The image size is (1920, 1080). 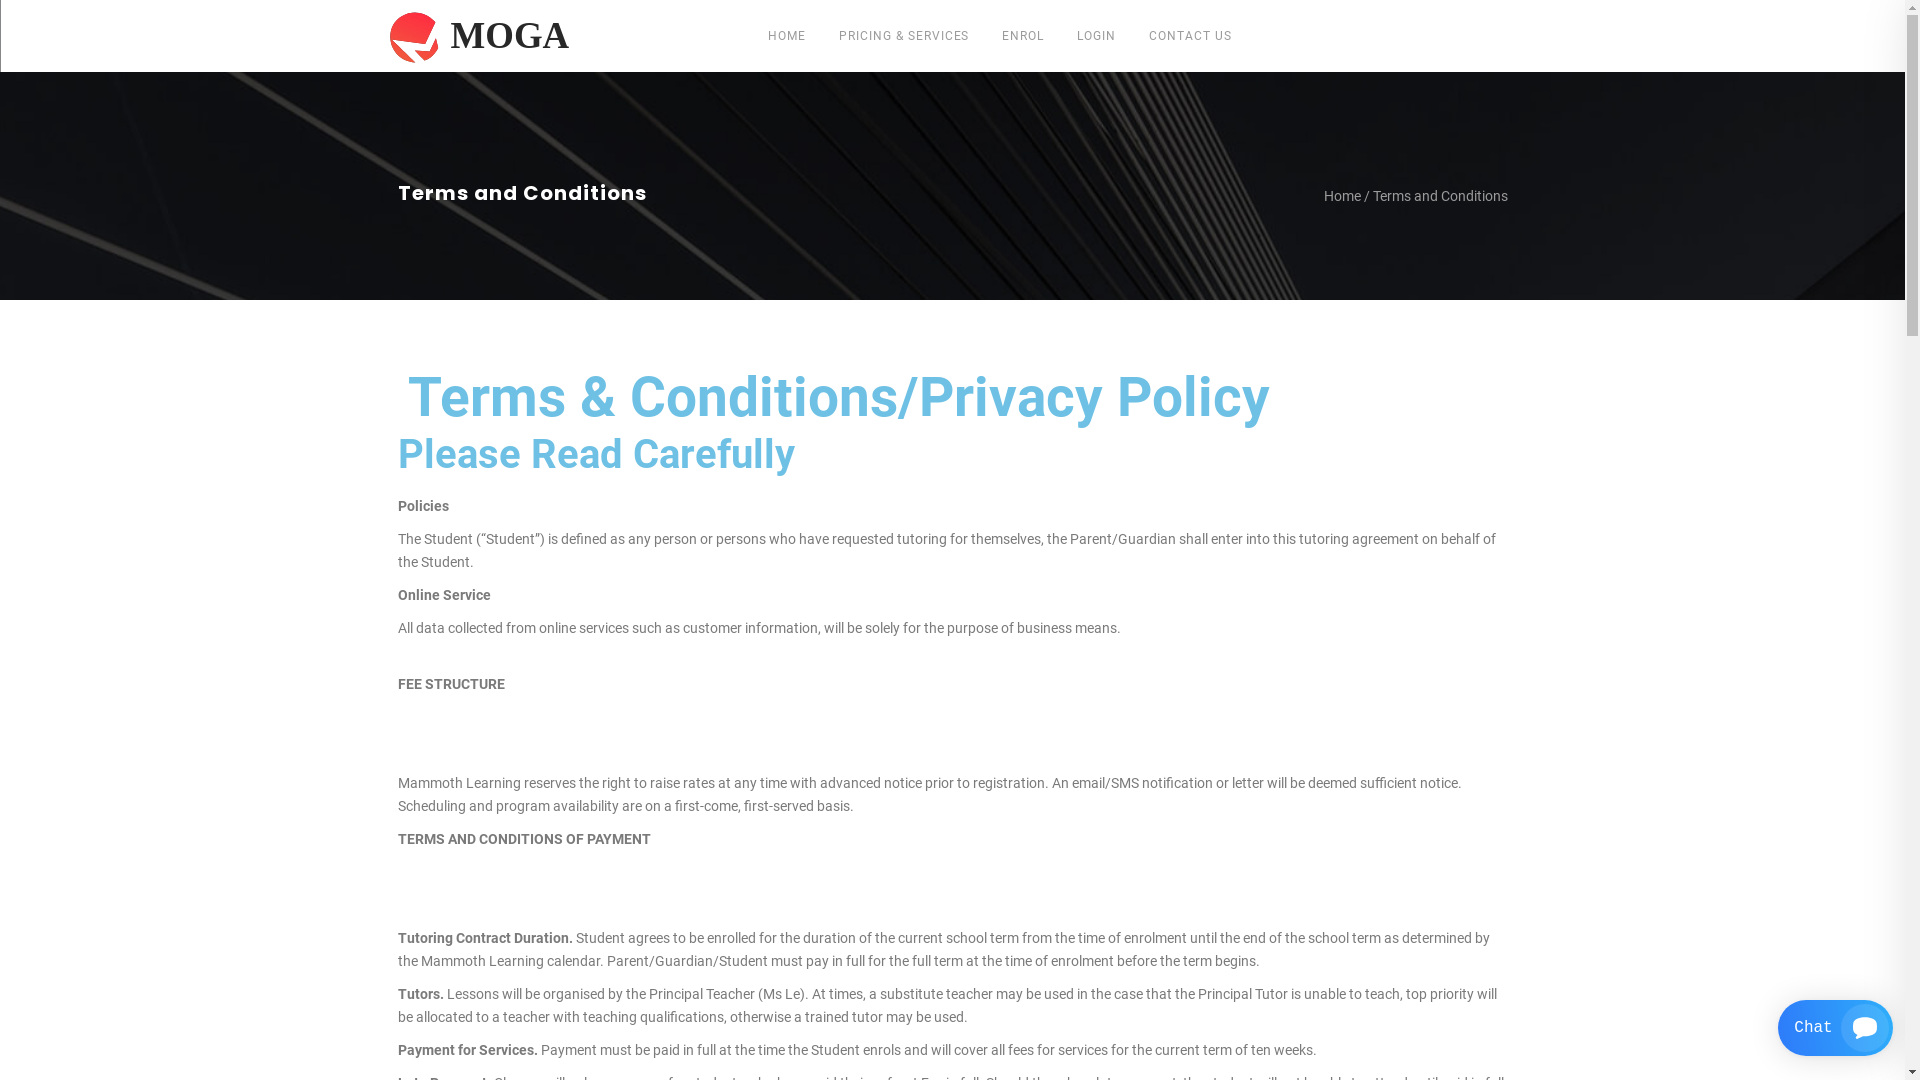 I want to click on 'LOGIN', so click(x=1095, y=35).